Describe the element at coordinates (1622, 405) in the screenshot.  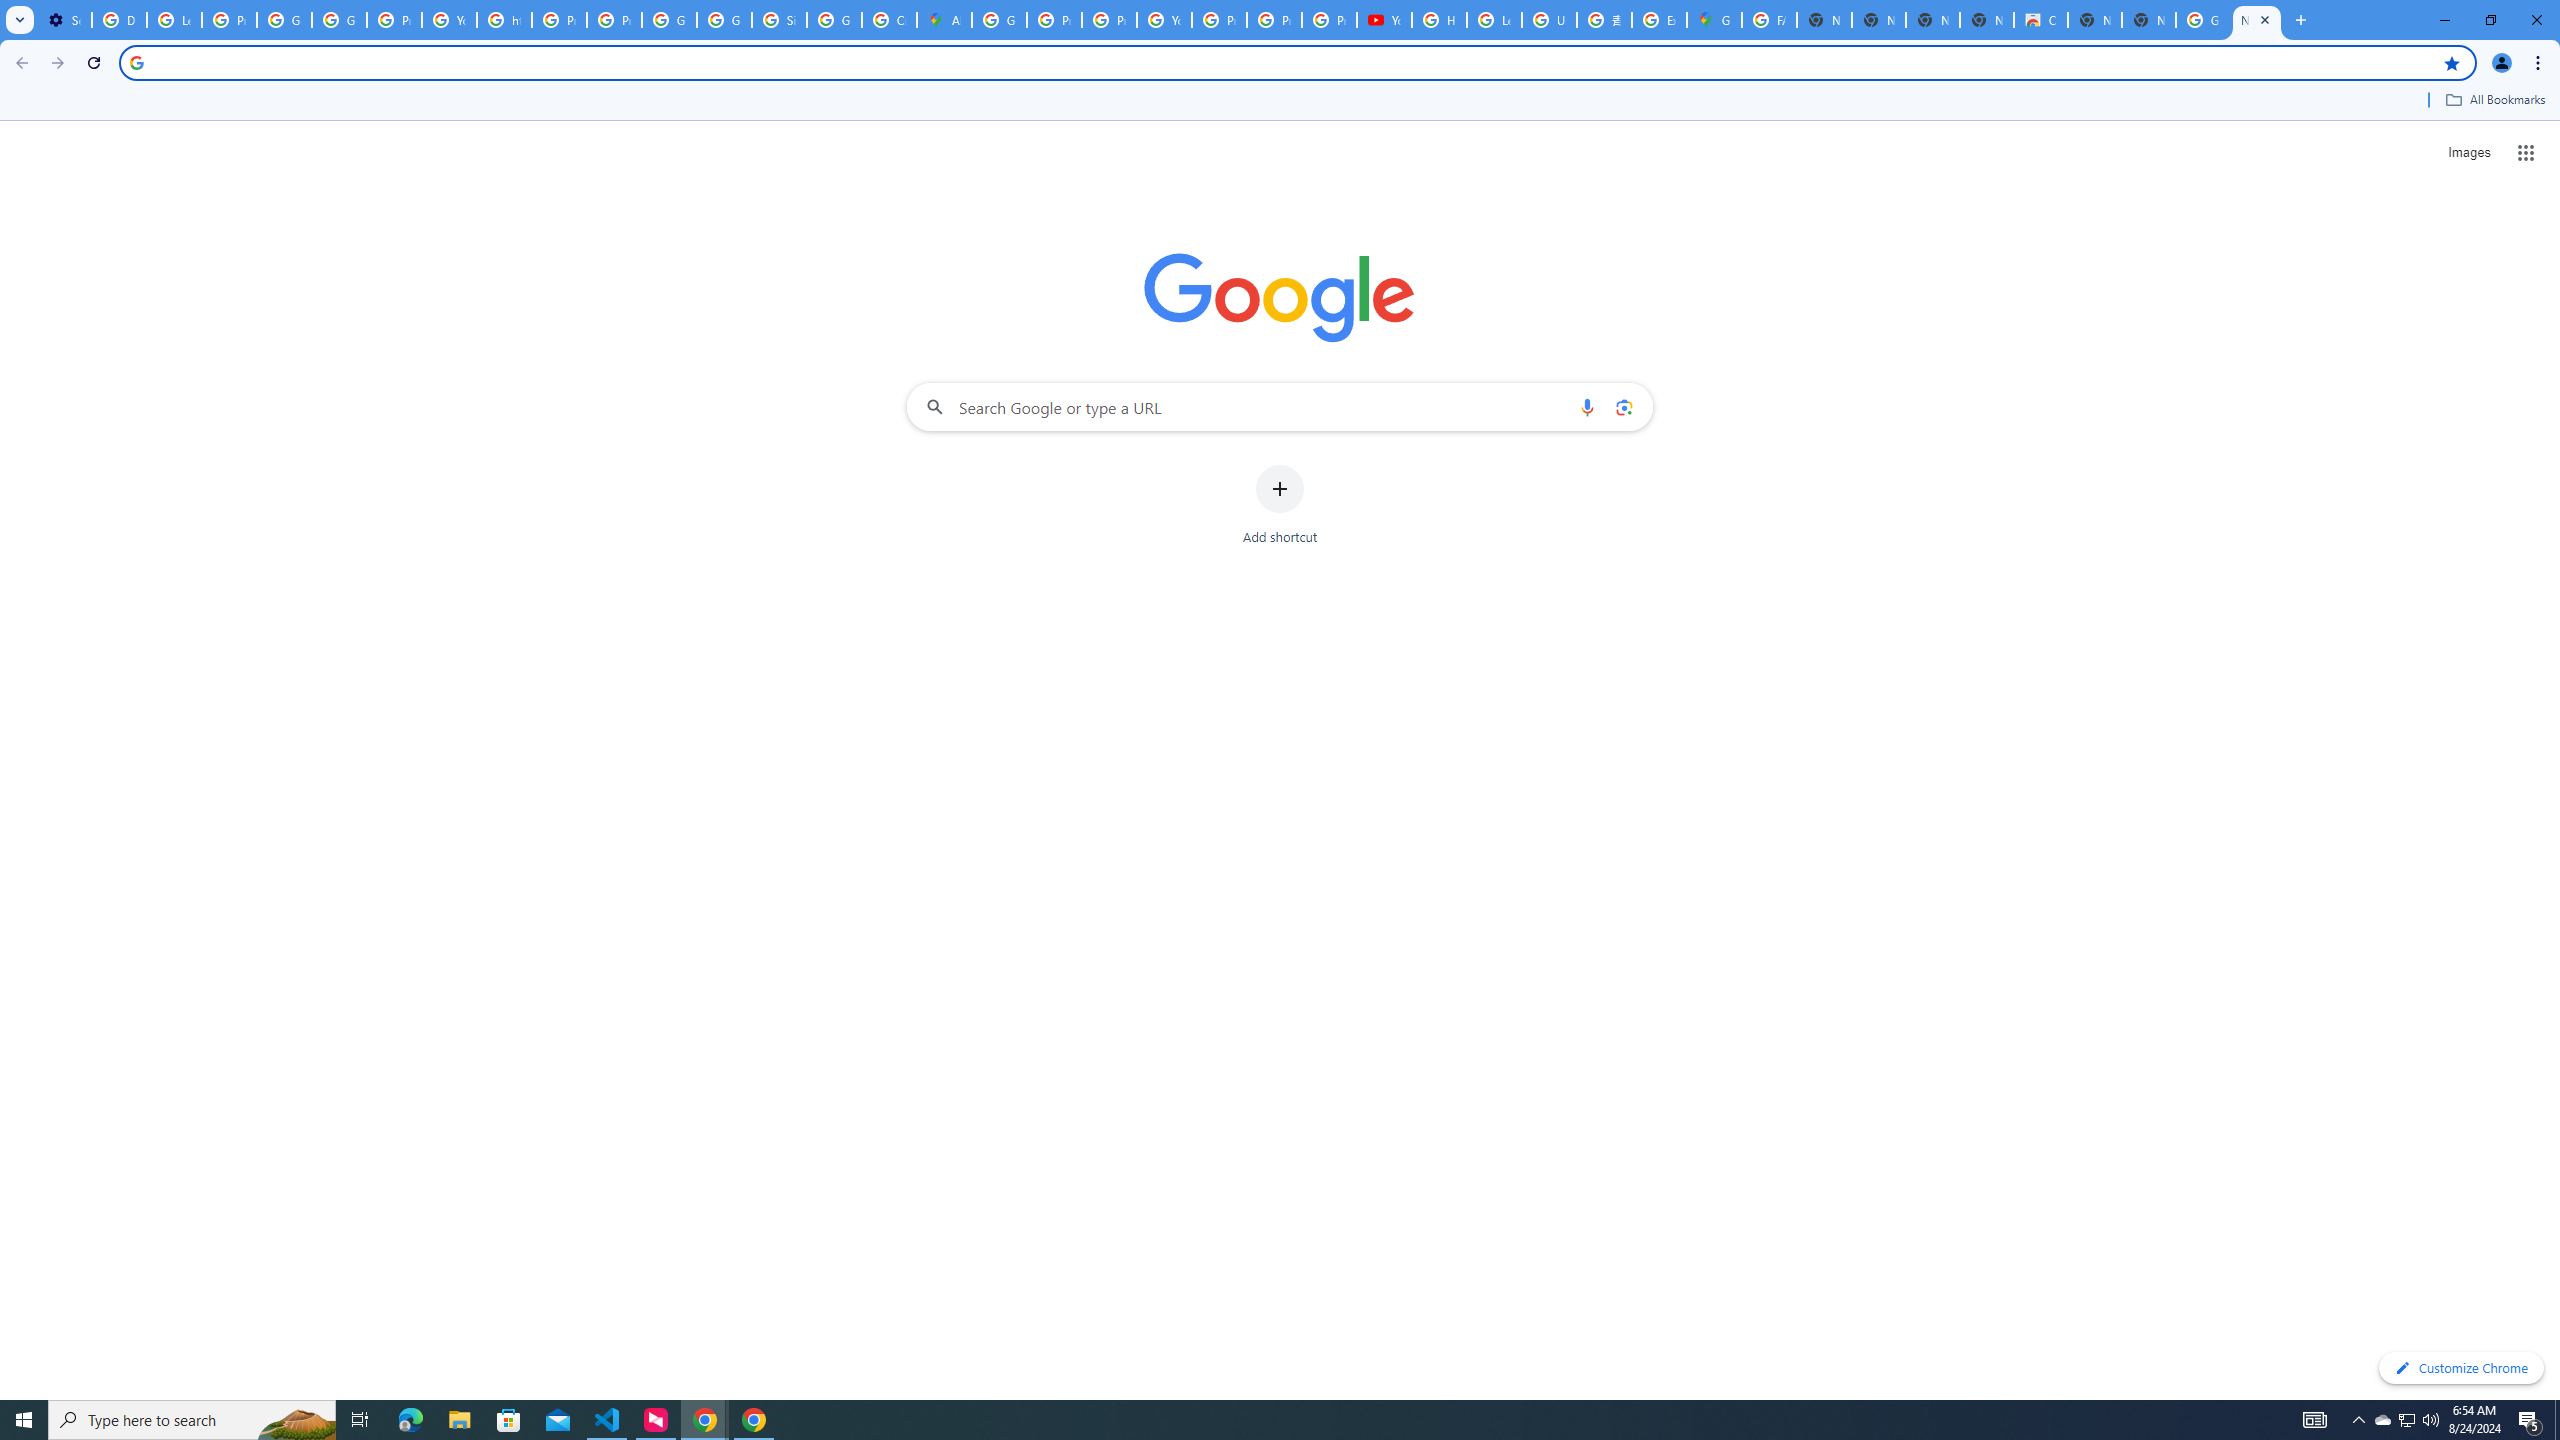
I see `'Search by image'` at that location.